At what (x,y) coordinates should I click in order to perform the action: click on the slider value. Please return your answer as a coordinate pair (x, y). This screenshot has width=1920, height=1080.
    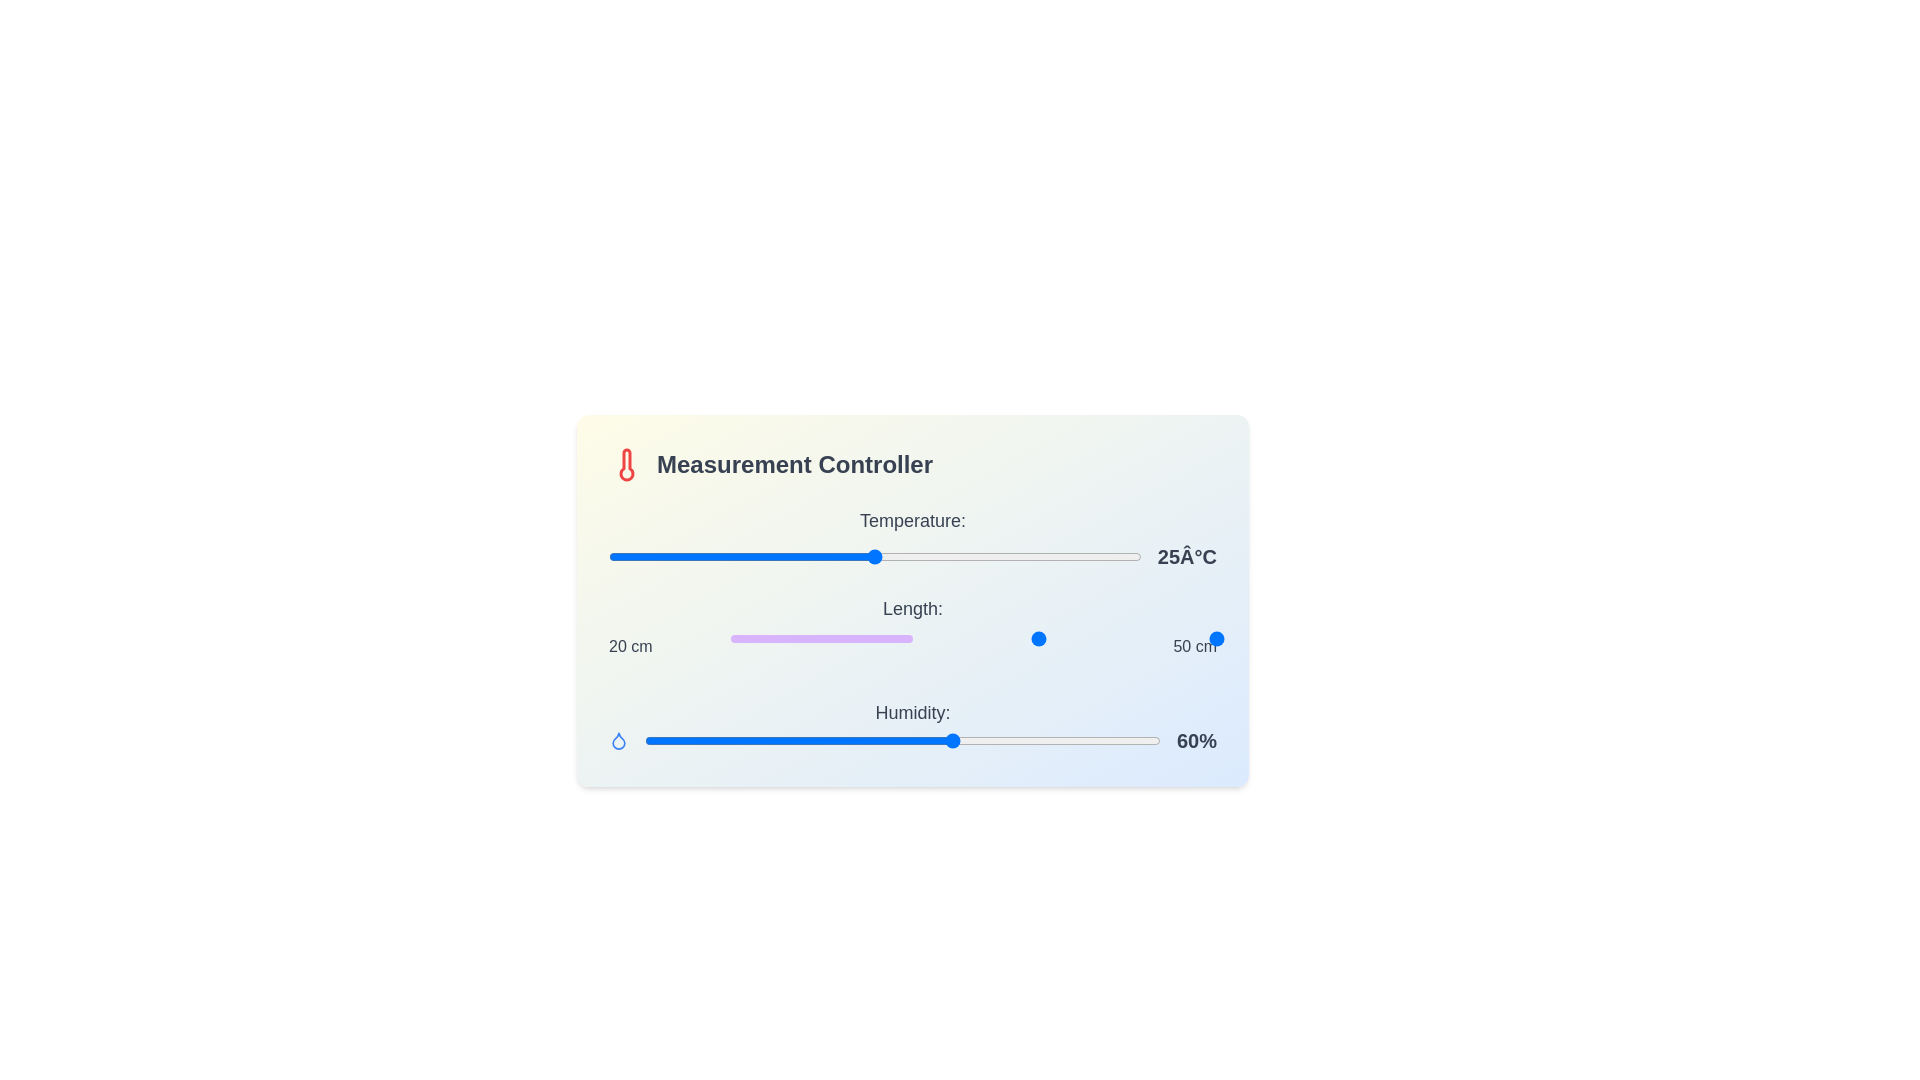
    Looking at the image, I should click on (1203, 639).